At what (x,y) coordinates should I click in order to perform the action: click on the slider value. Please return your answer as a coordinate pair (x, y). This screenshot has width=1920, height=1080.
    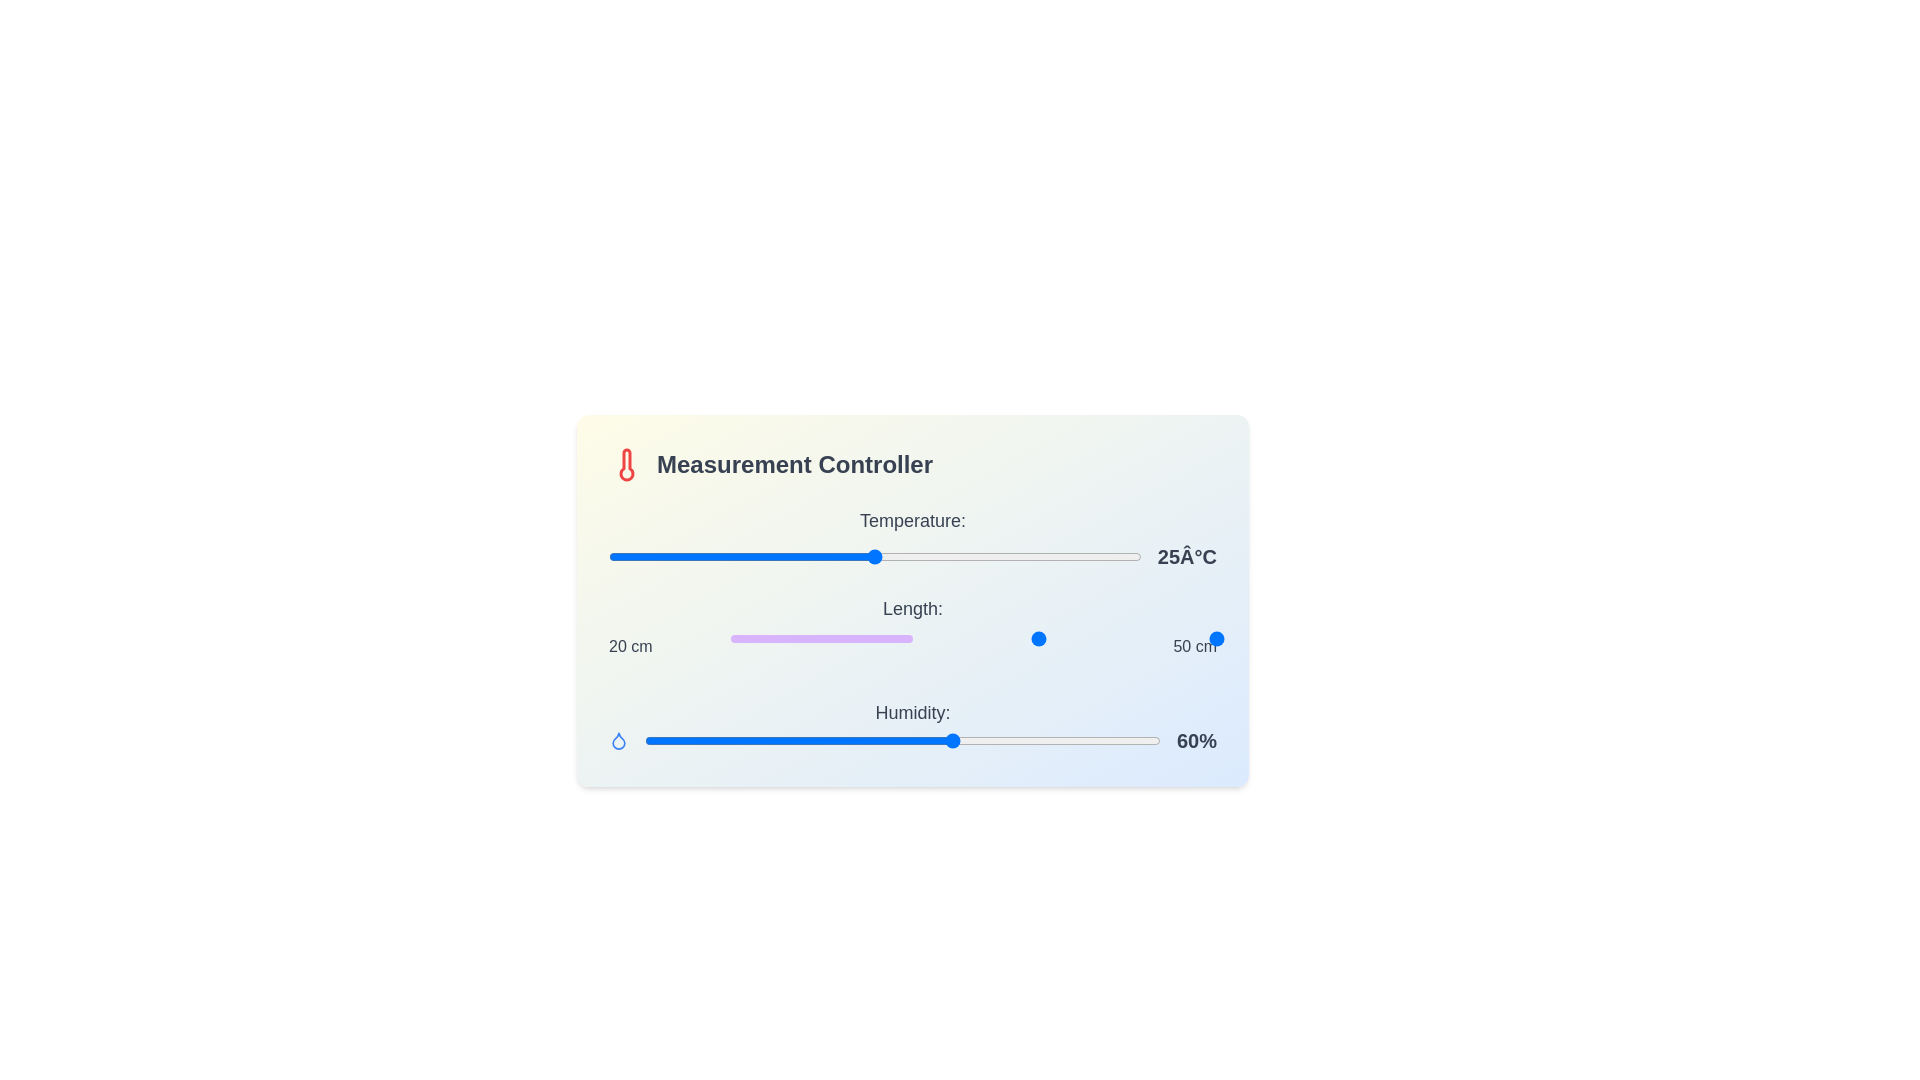
    Looking at the image, I should click on (1203, 639).